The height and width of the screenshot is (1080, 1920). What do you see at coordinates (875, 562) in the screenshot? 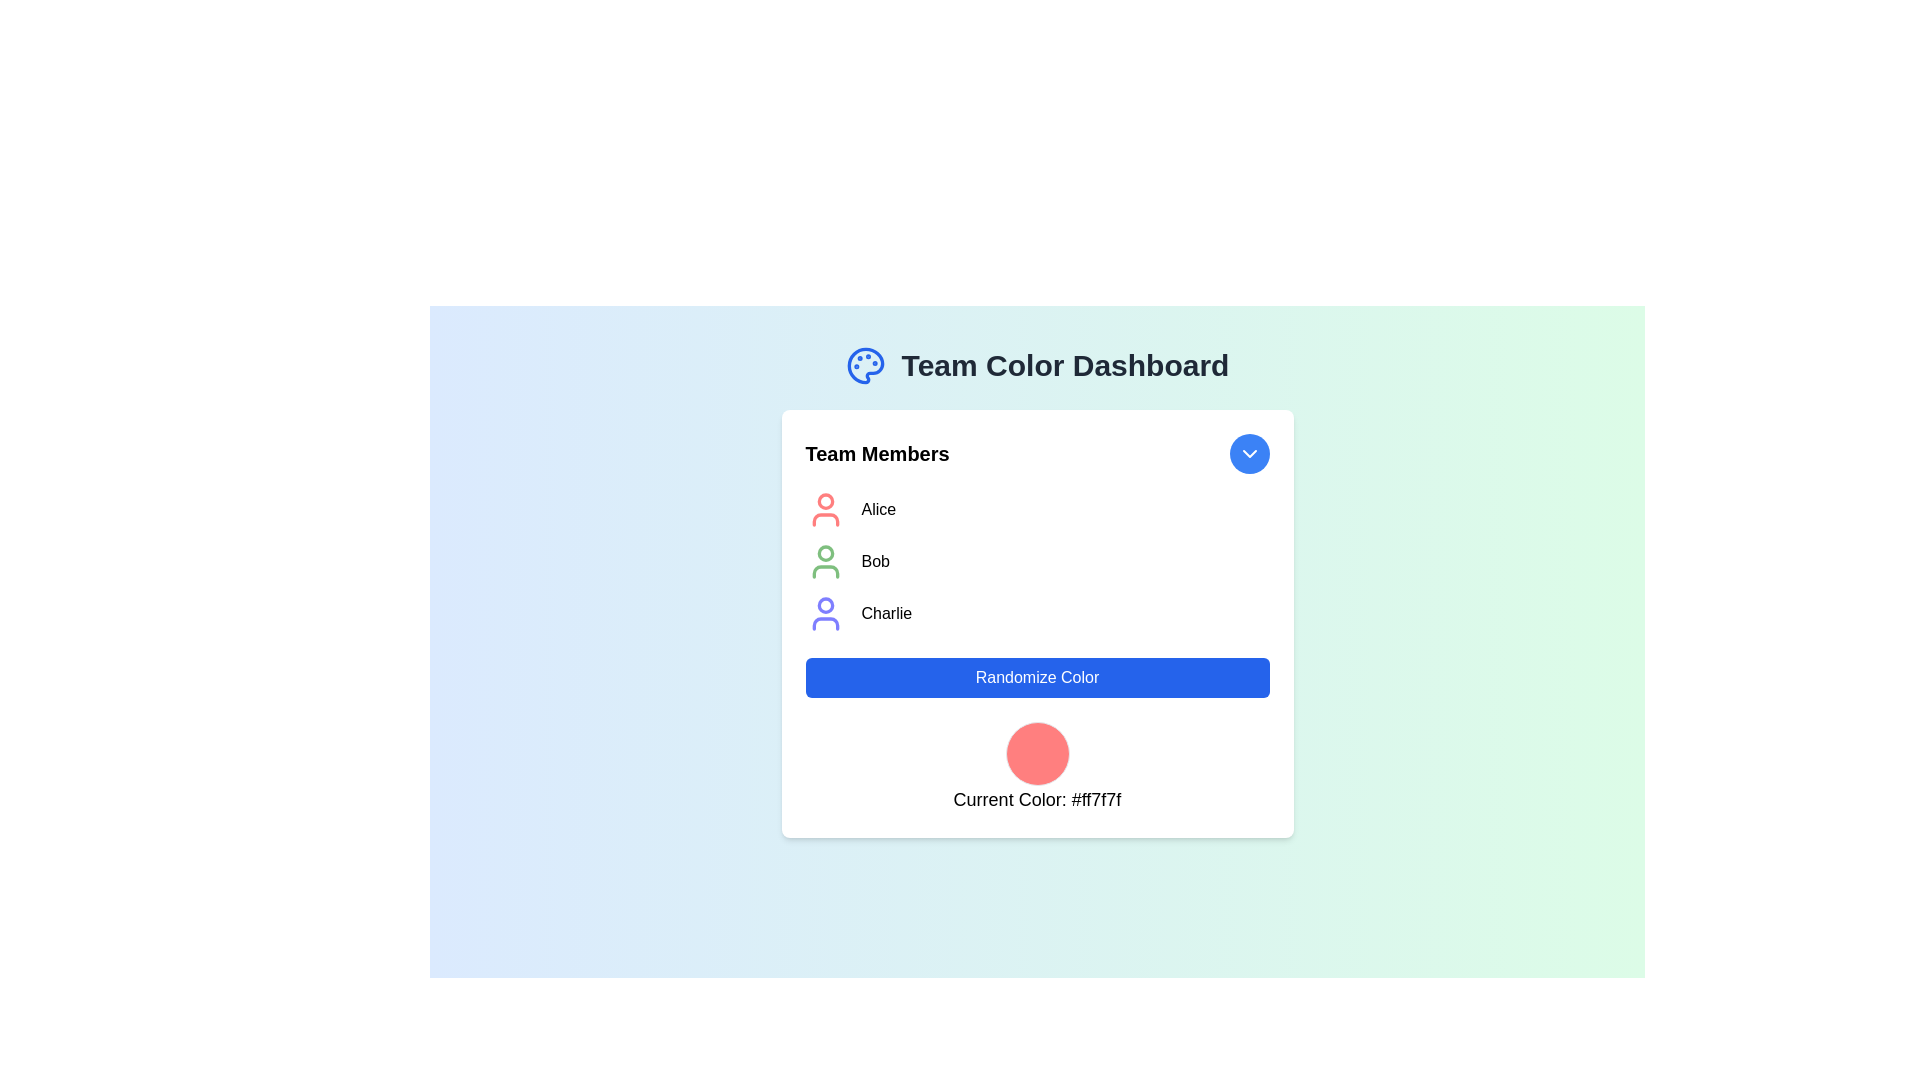
I see `the text label displaying 'Bob', which is the second entry in a vertical list of team members, positioned below 'Alice' and above 'Charlie'` at bounding box center [875, 562].